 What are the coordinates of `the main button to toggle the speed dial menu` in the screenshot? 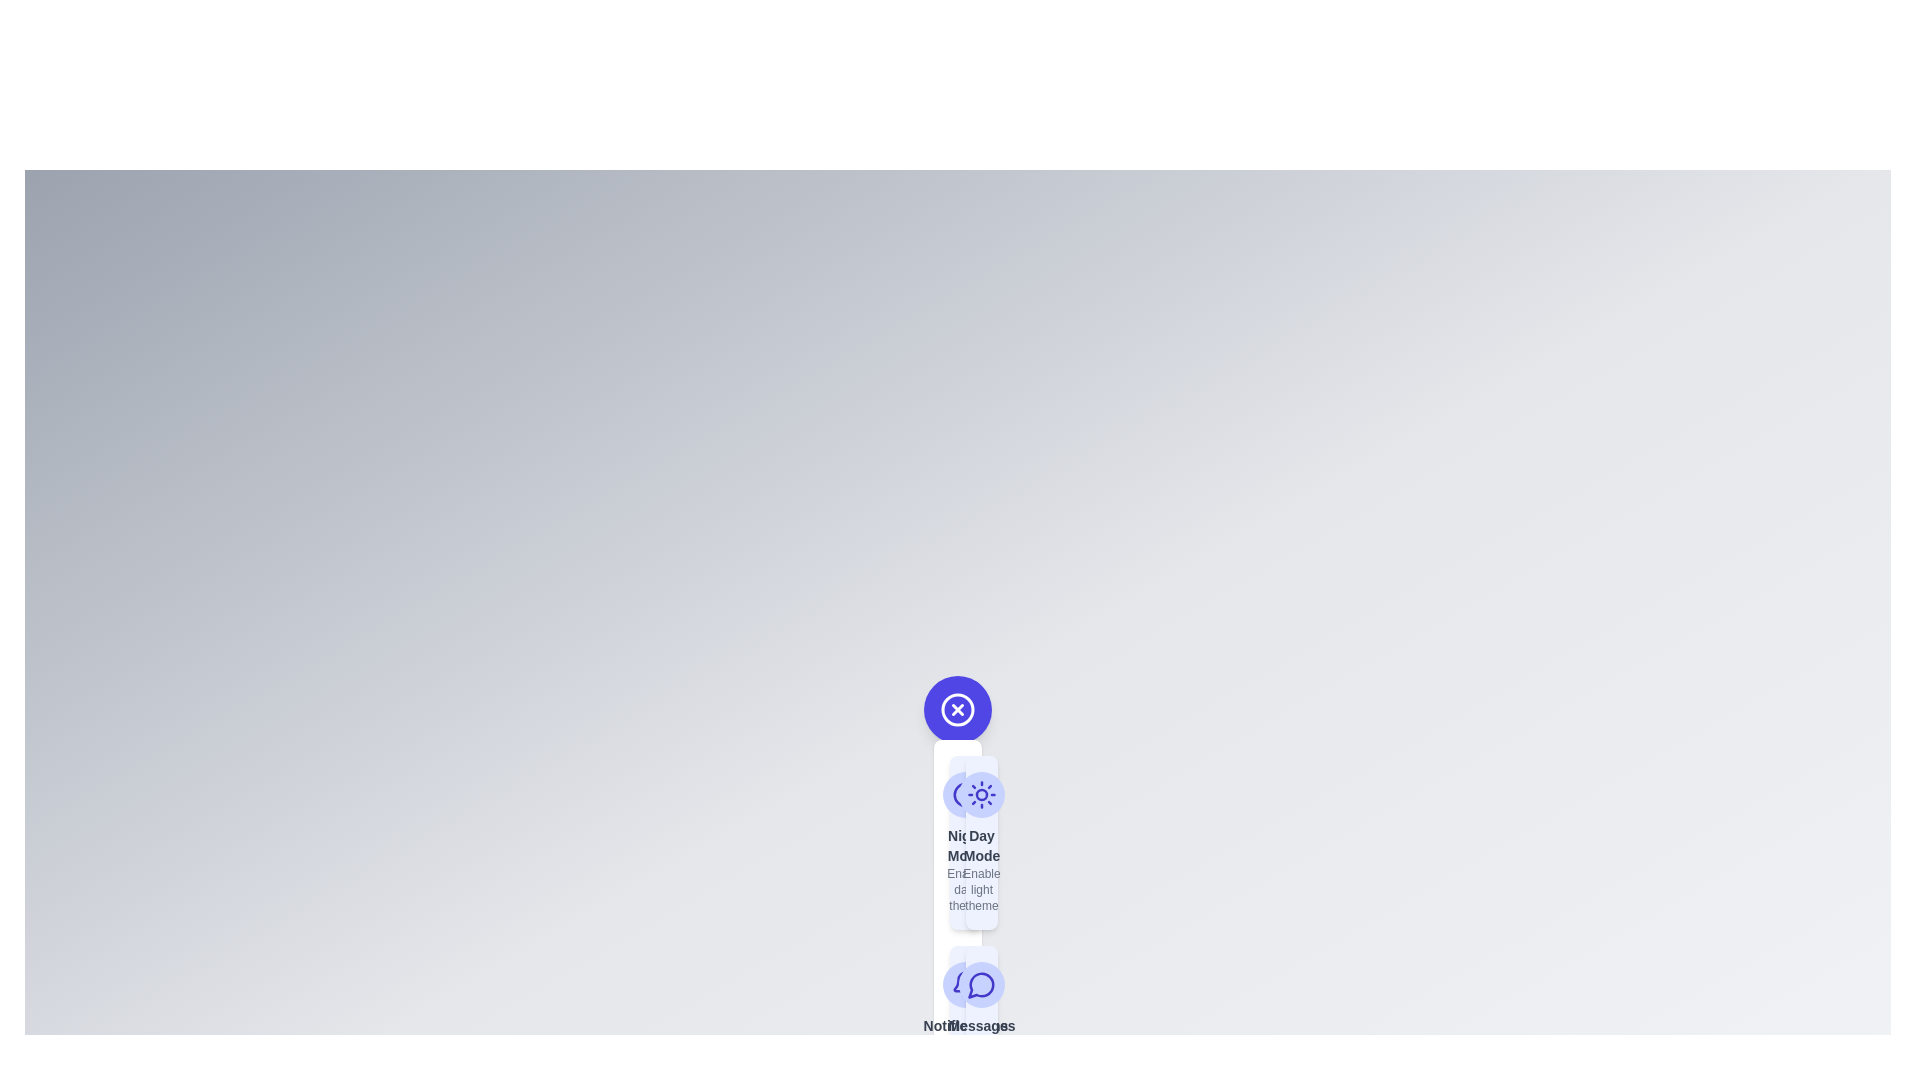 It's located at (957, 708).